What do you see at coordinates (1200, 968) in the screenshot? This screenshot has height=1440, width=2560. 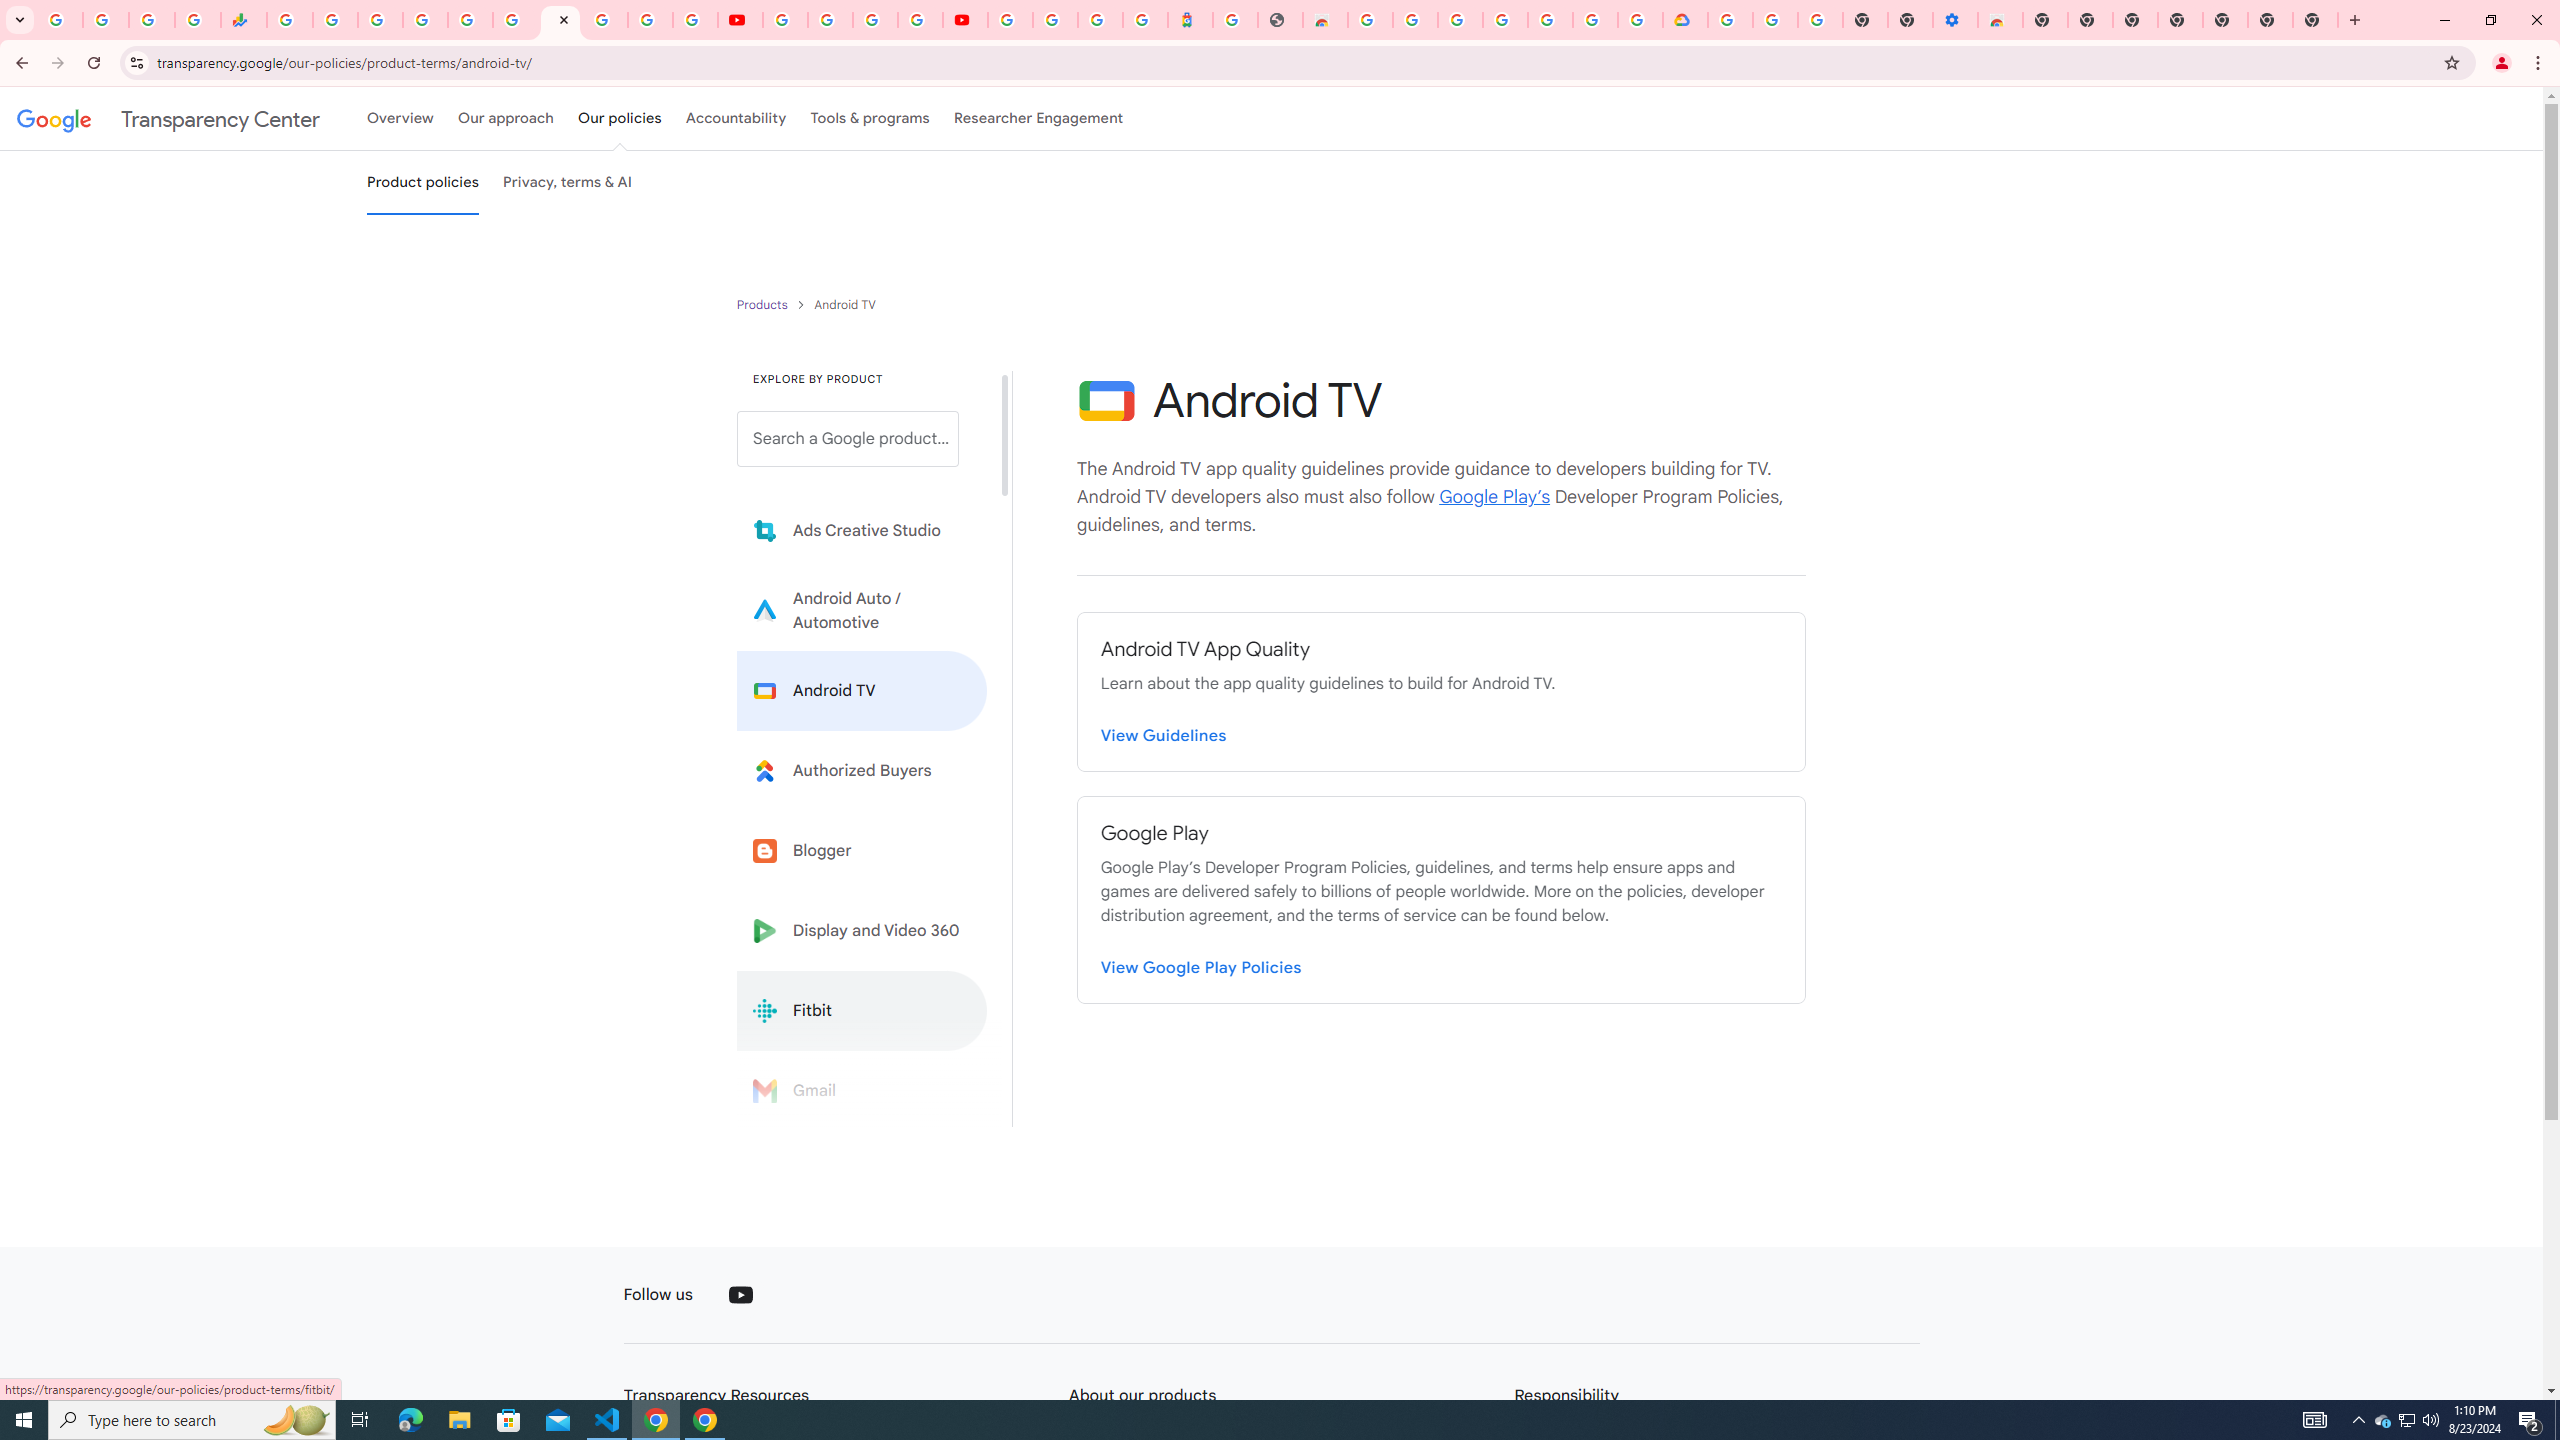 I see `'View Google Play Policies'` at bounding box center [1200, 968].